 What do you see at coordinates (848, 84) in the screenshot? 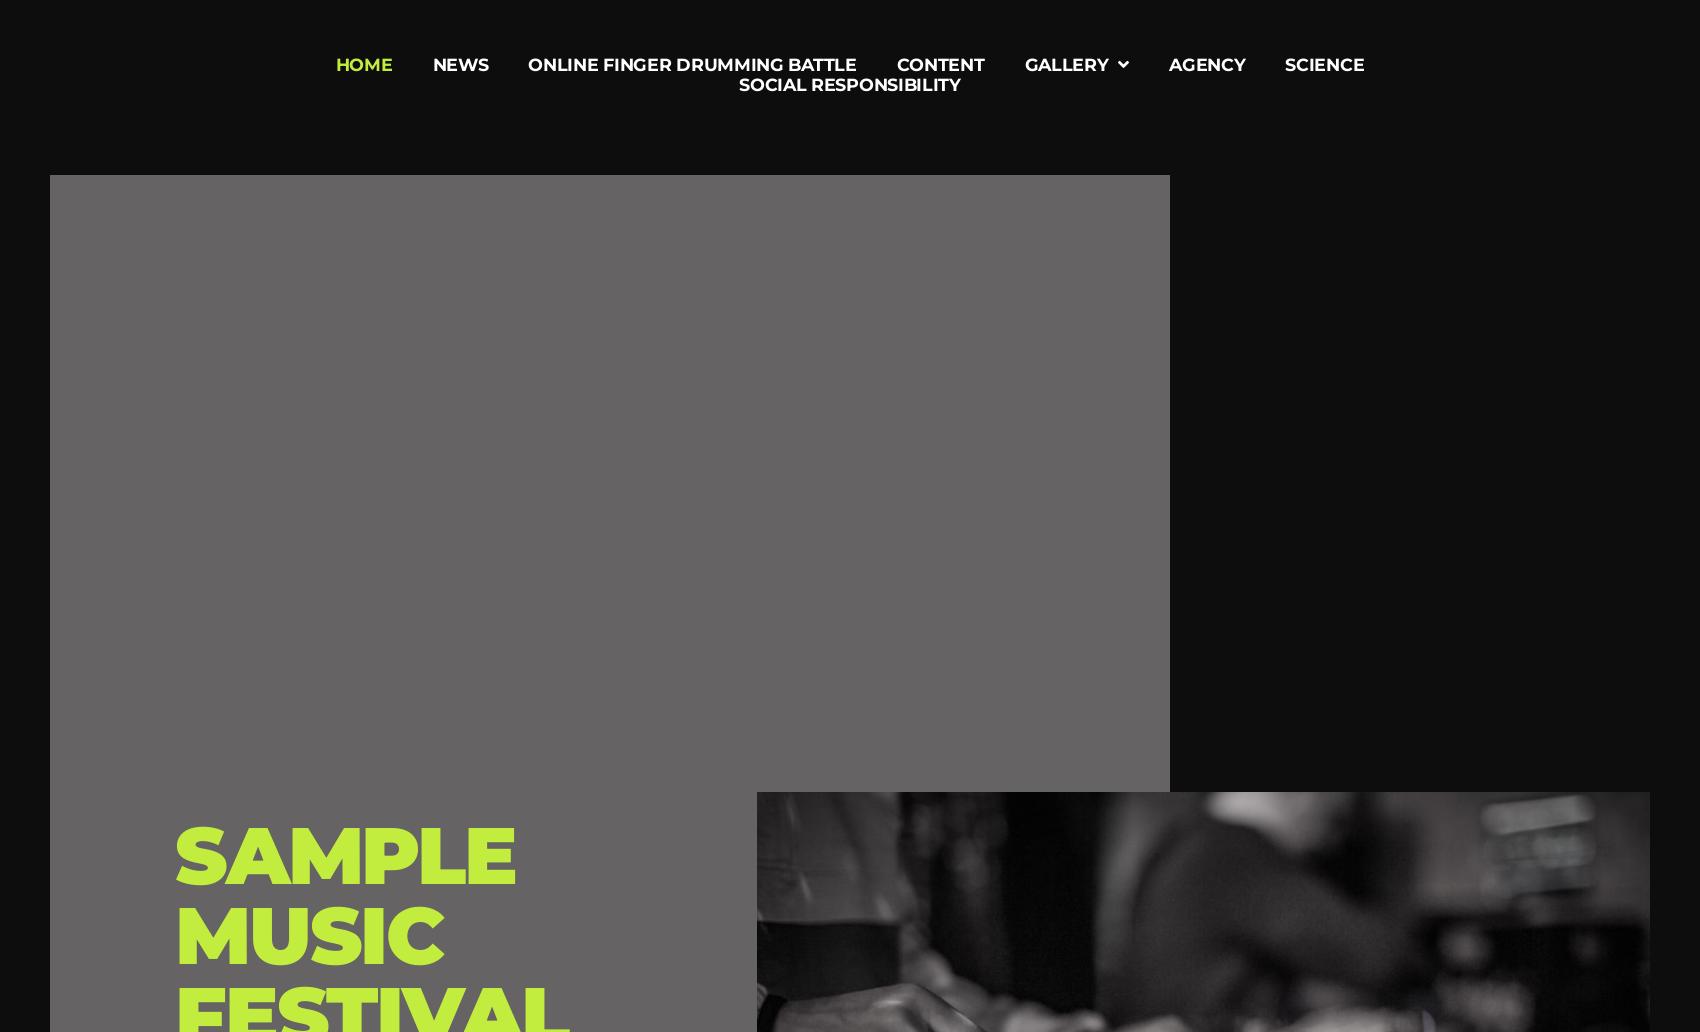
I see `'Social Responsibility'` at bounding box center [848, 84].